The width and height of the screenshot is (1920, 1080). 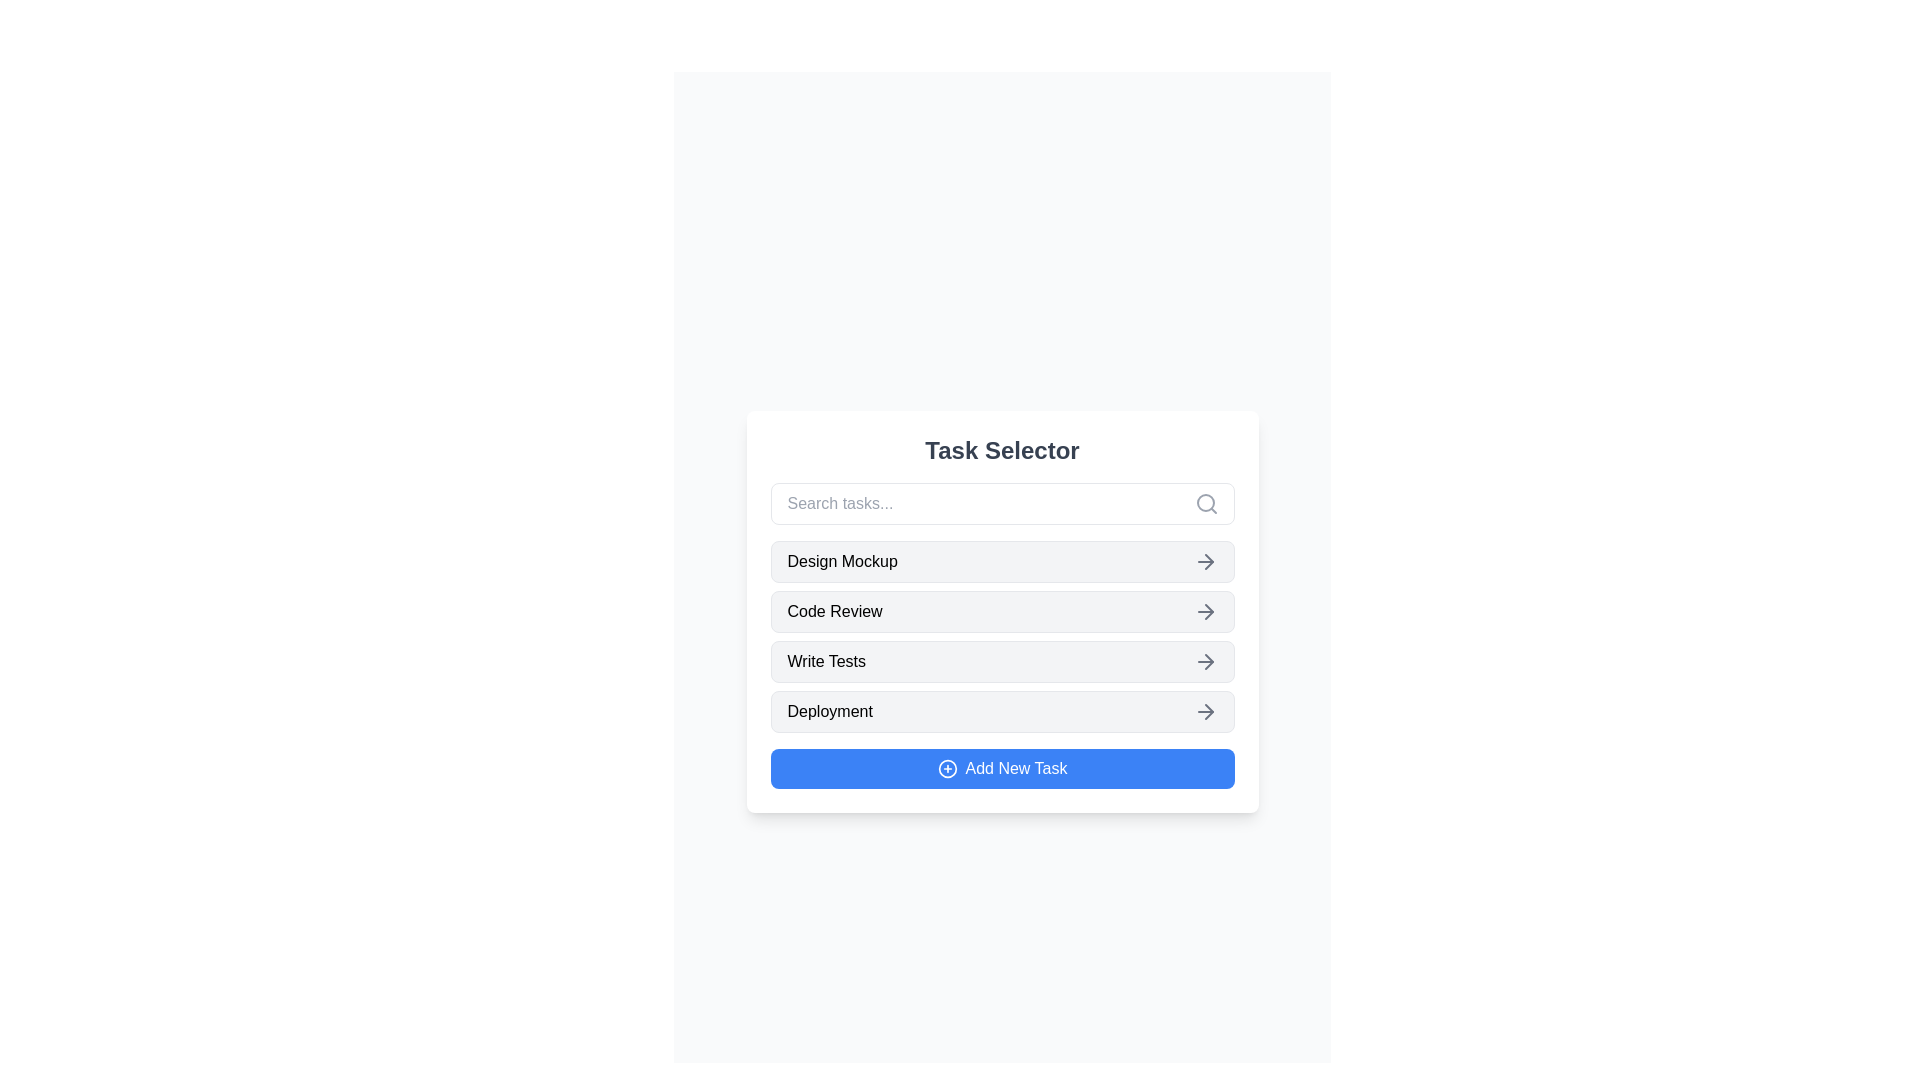 I want to click on the task items in the 'Task Selector' list, so click(x=1002, y=636).